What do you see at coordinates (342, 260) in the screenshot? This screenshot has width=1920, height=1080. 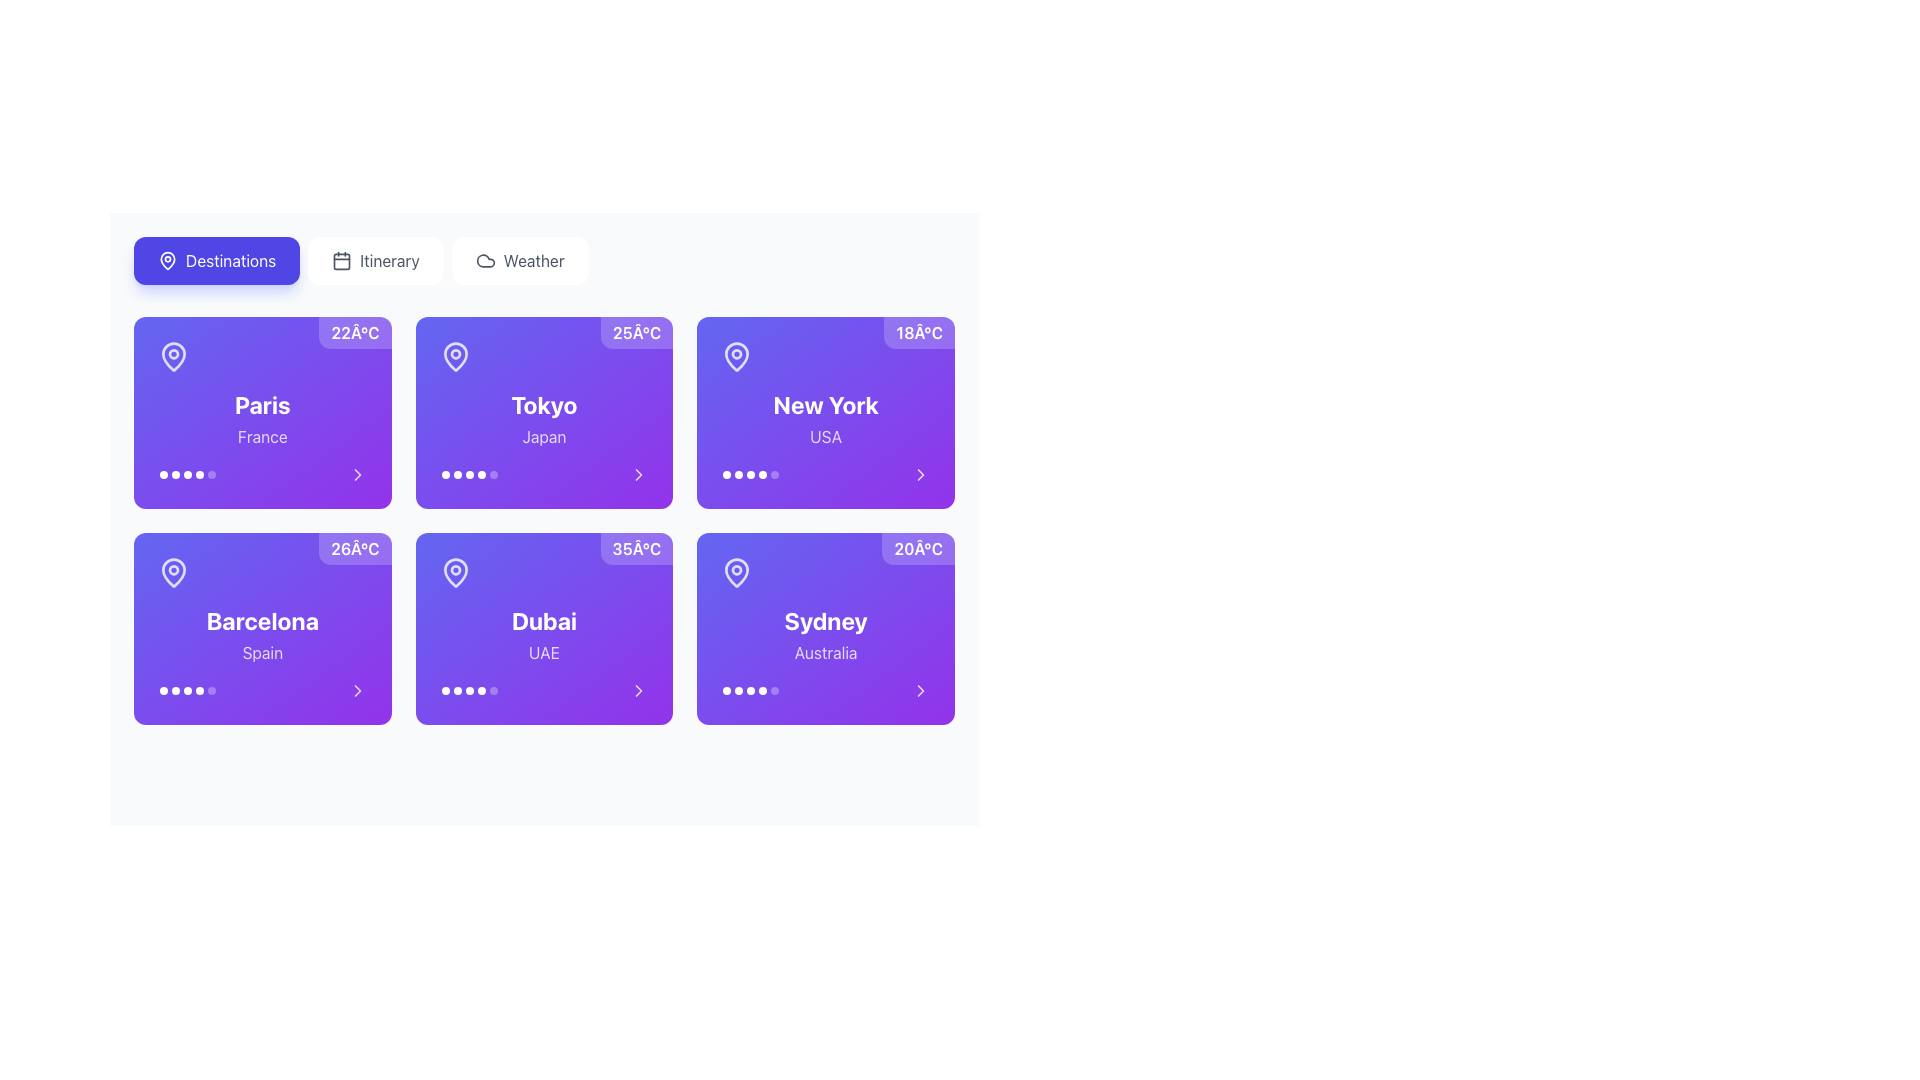 I see `the compact calendar icon located to the left side of the 'Itinerary' button in the navigation bar to invoke the button's functionality` at bounding box center [342, 260].